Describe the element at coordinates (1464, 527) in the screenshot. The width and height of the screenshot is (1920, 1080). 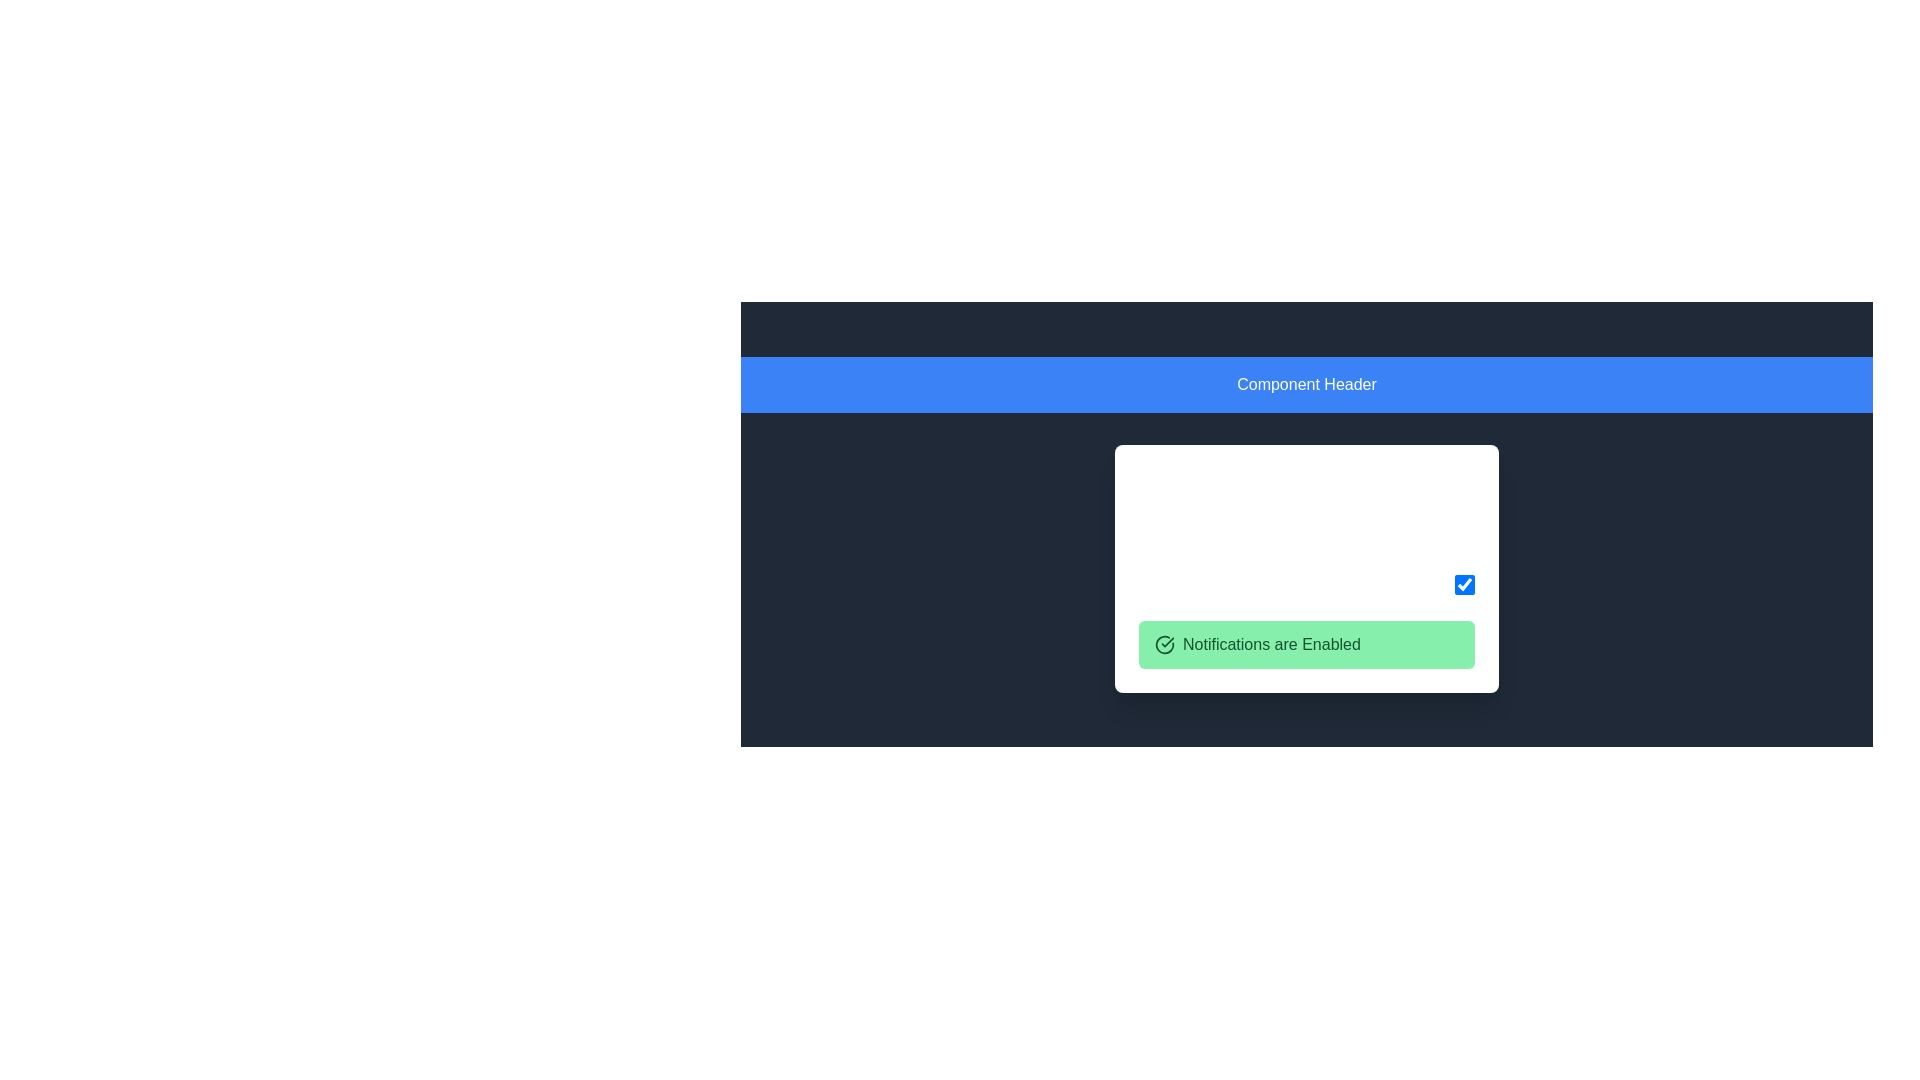
I see `the small, white, circular toggle indicator located within the toggle switch in the lower-right area of the modal-like white card` at that location.